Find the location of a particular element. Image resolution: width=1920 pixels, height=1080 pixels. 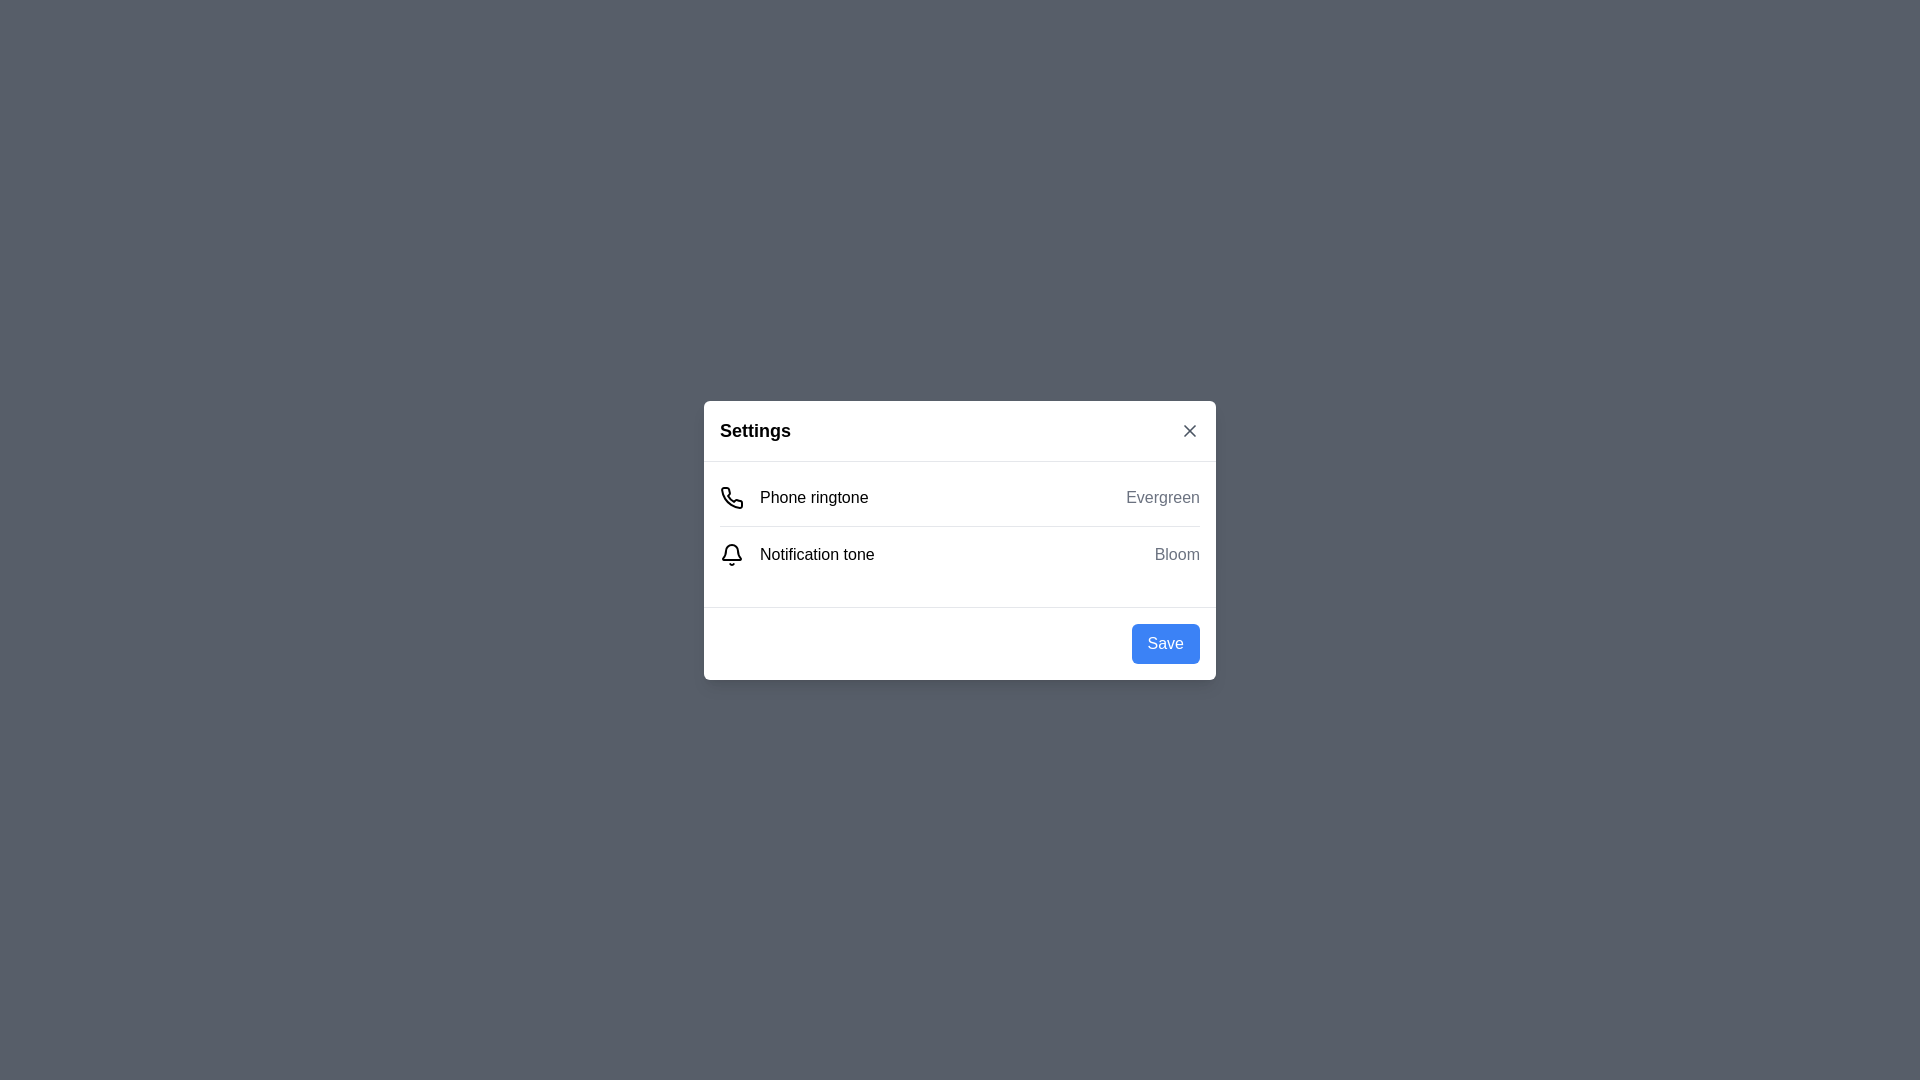

the Setting selection row labeled 'Phone ringtone' is located at coordinates (960, 496).